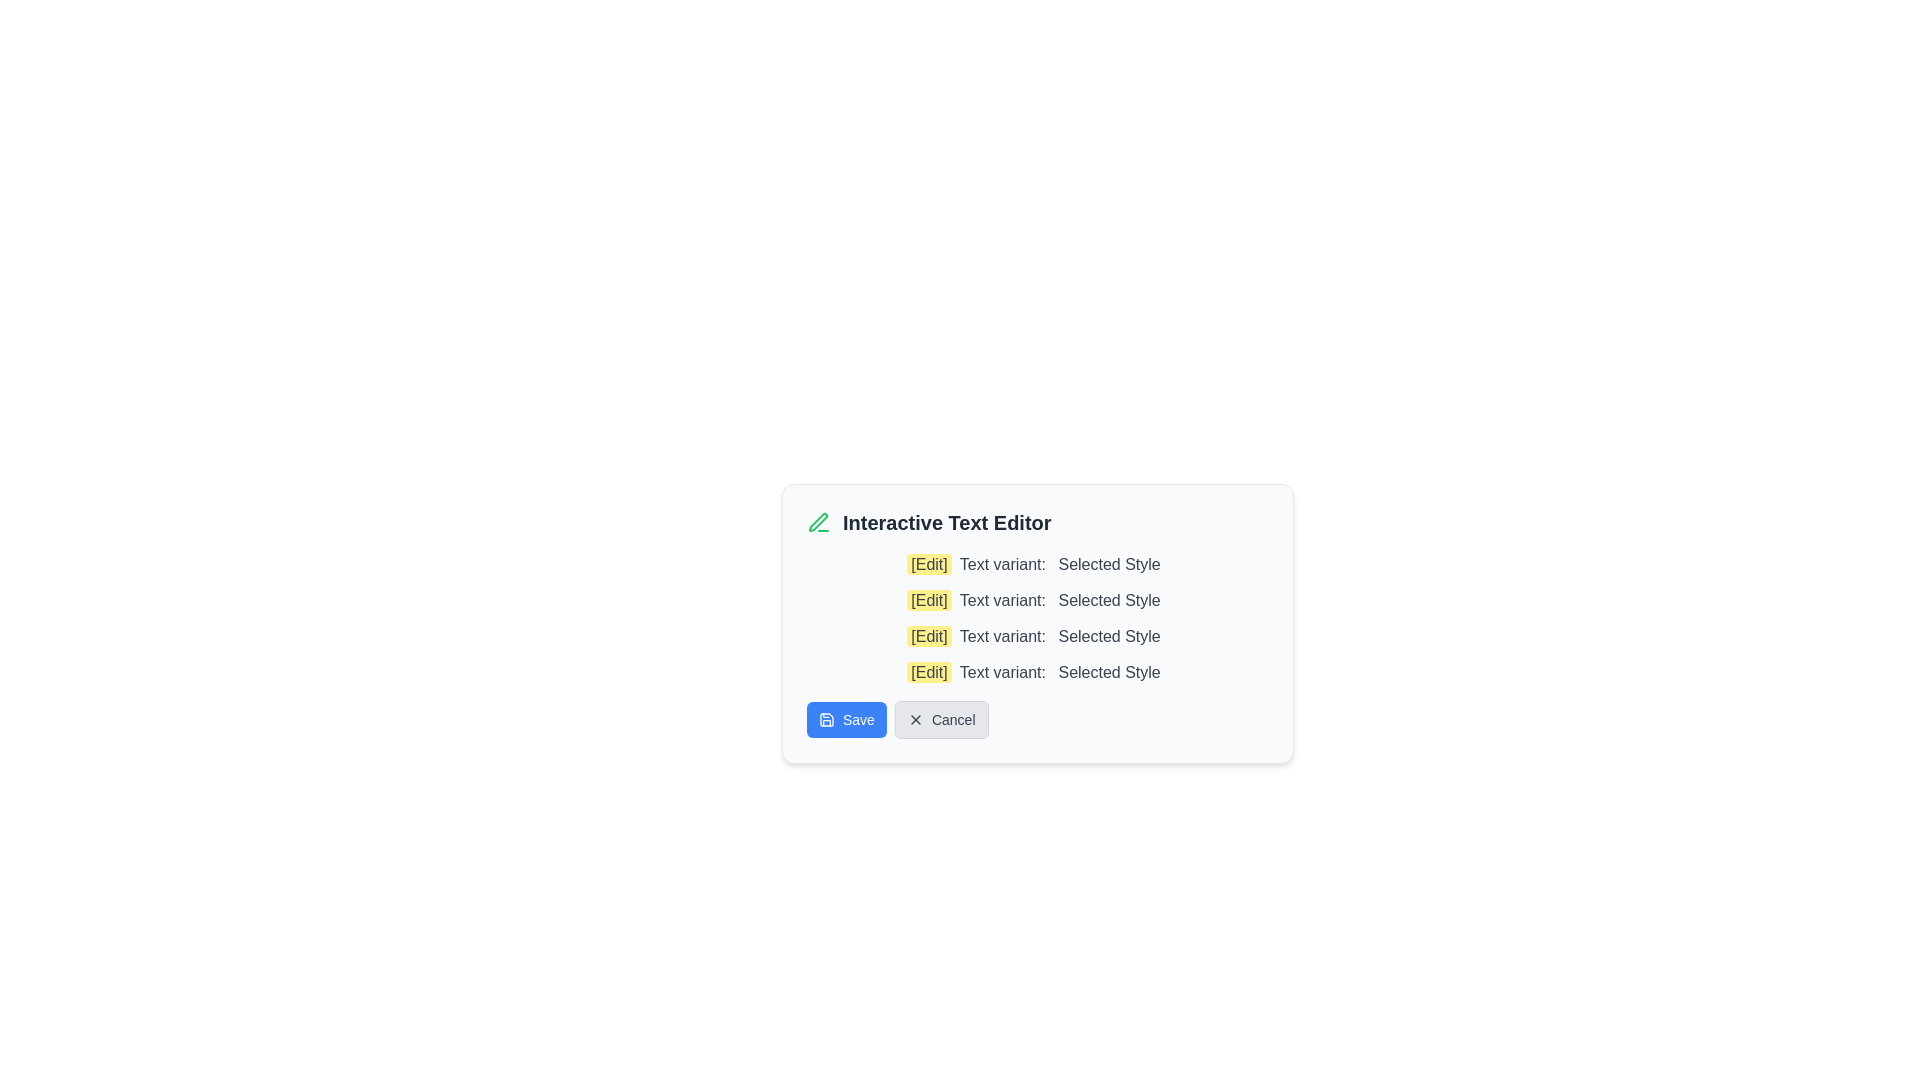  What do you see at coordinates (914, 720) in the screenshot?
I see `the 'Cancel' icon located at the bottom of the dialog box` at bounding box center [914, 720].